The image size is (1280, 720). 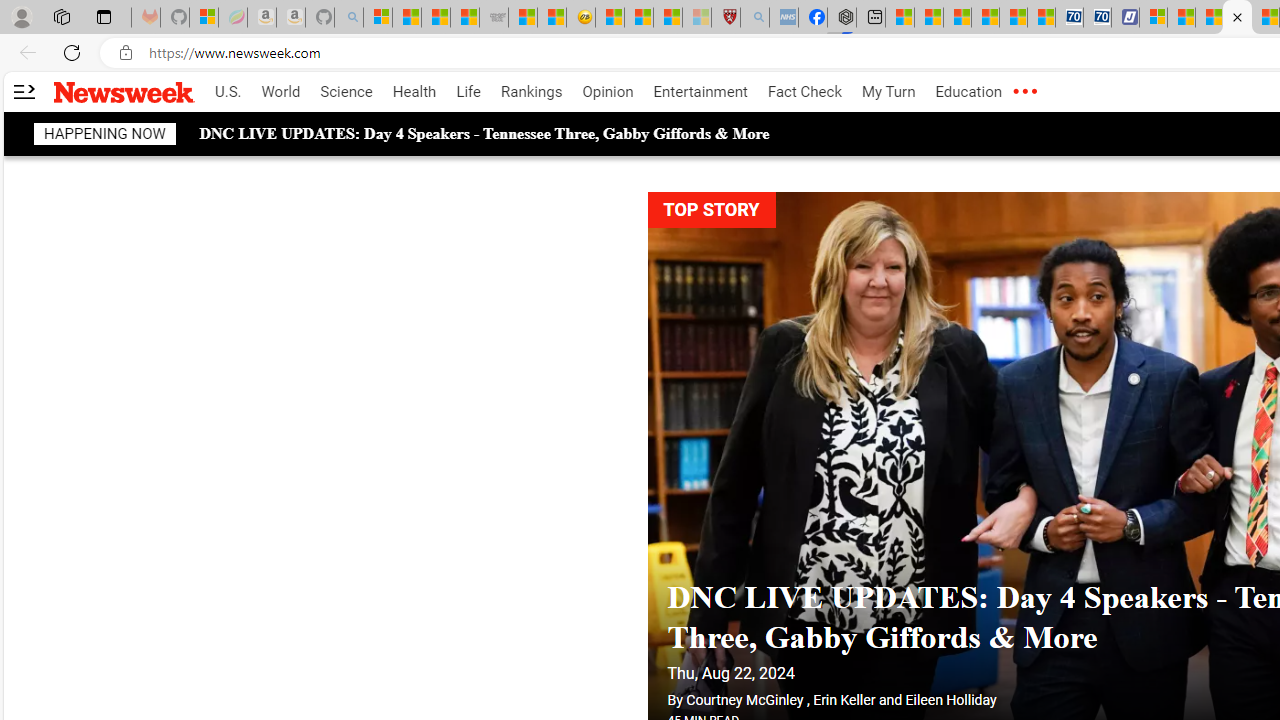 What do you see at coordinates (23, 92) in the screenshot?
I see `'AutomationID: side-arrow'` at bounding box center [23, 92].